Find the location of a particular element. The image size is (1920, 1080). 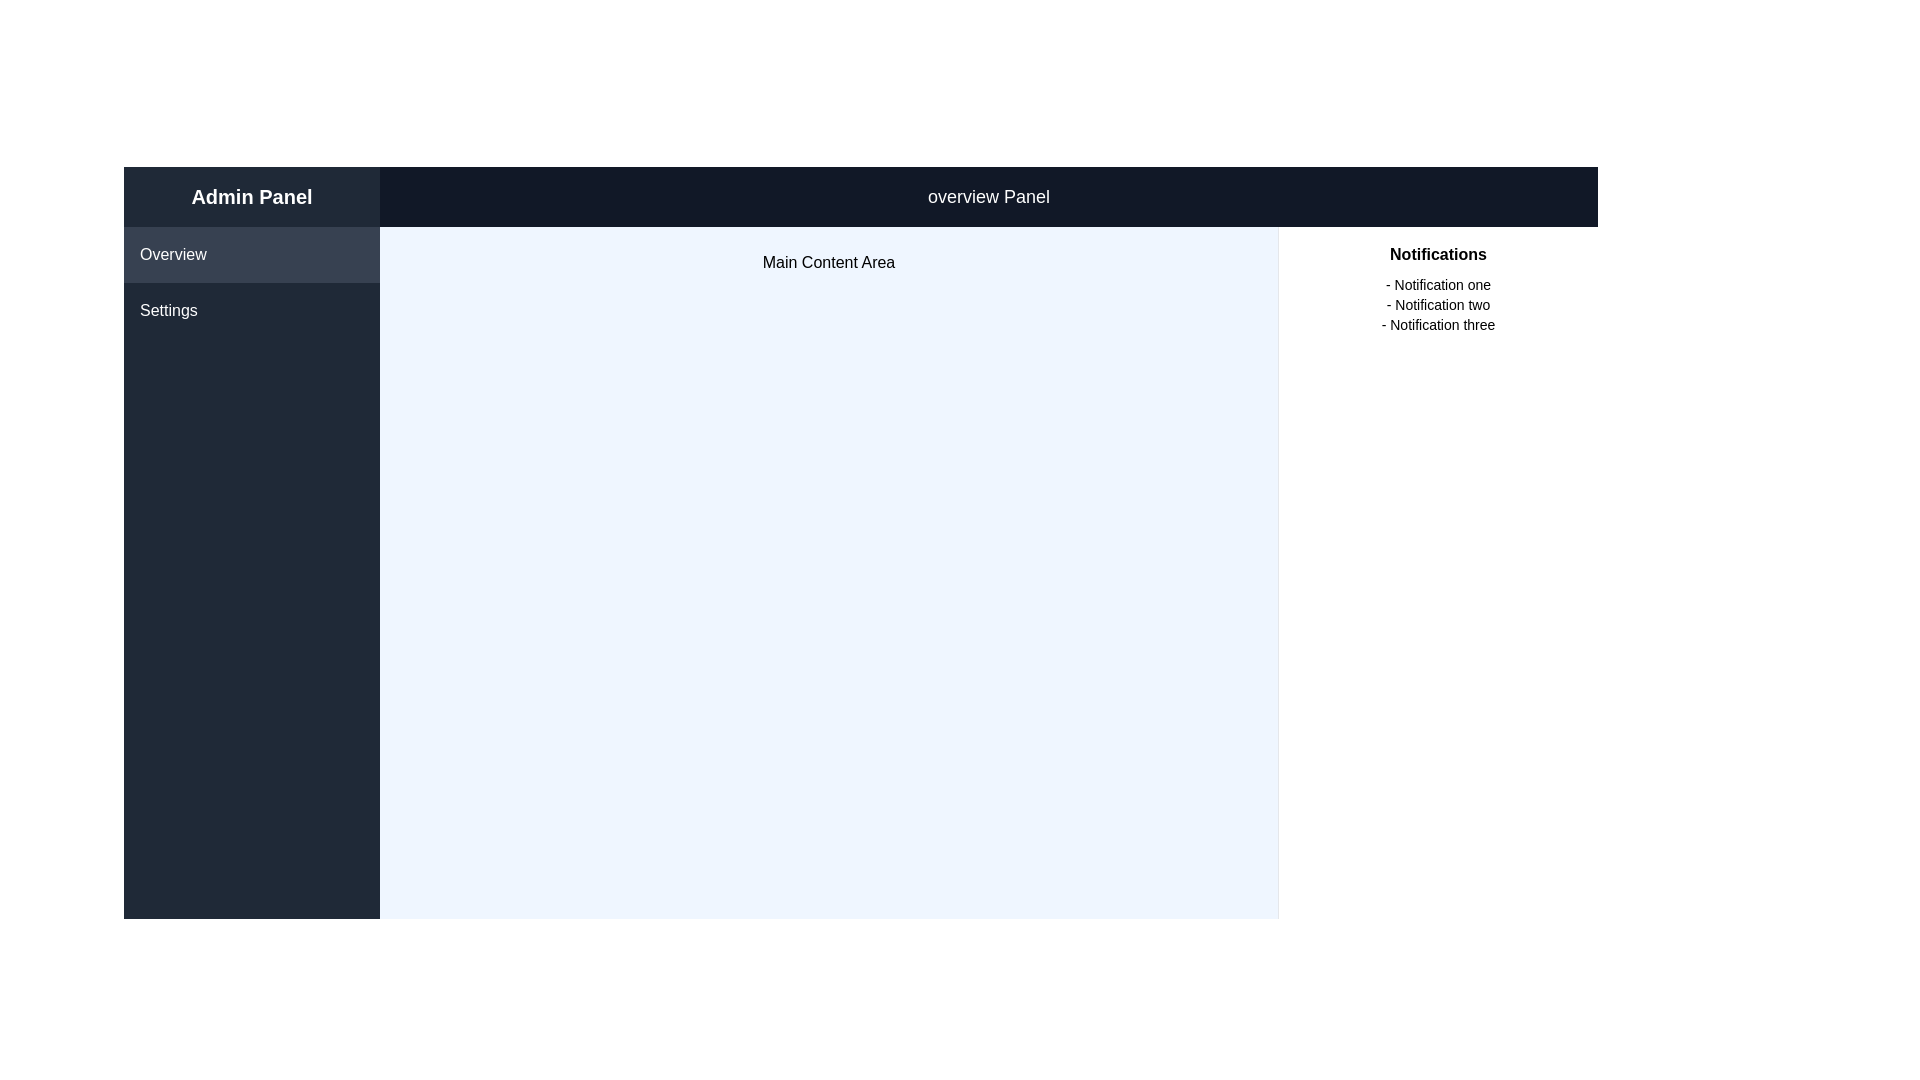

the text label that serves as the title for the notification list located at the top of the vertical list on the right side of the layout is located at coordinates (1437, 253).